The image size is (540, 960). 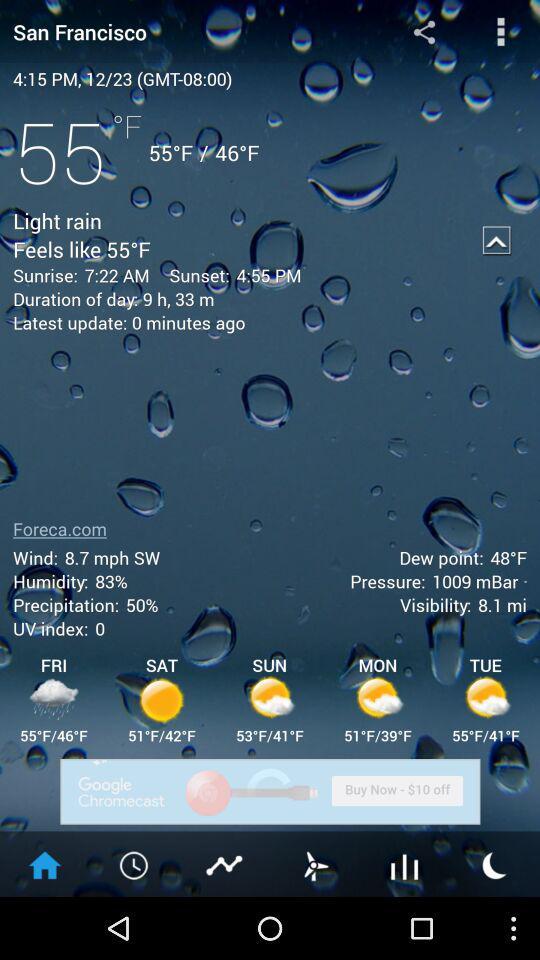 I want to click on share weather page, so click(x=423, y=30).